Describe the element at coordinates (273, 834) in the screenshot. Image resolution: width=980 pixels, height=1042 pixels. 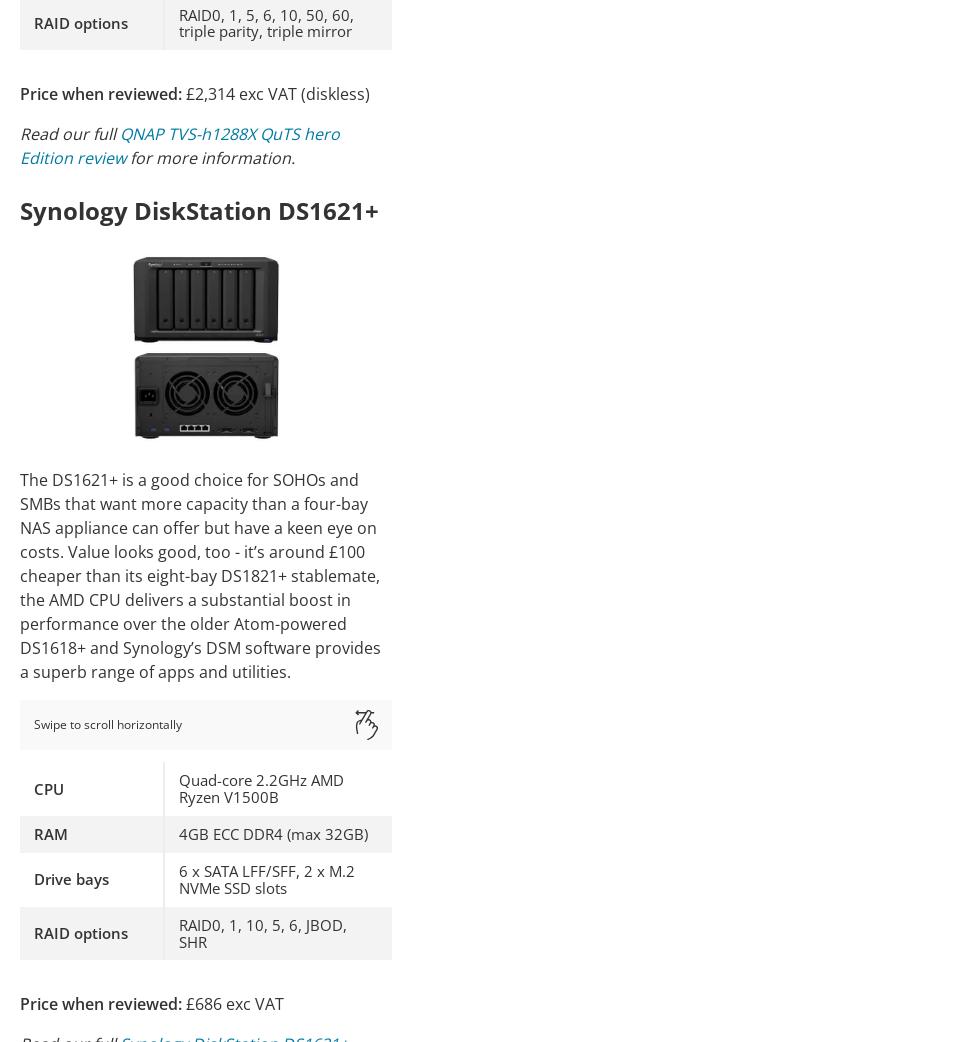
I see `'4GB ECC DDR4 (max 32GB)'` at that location.